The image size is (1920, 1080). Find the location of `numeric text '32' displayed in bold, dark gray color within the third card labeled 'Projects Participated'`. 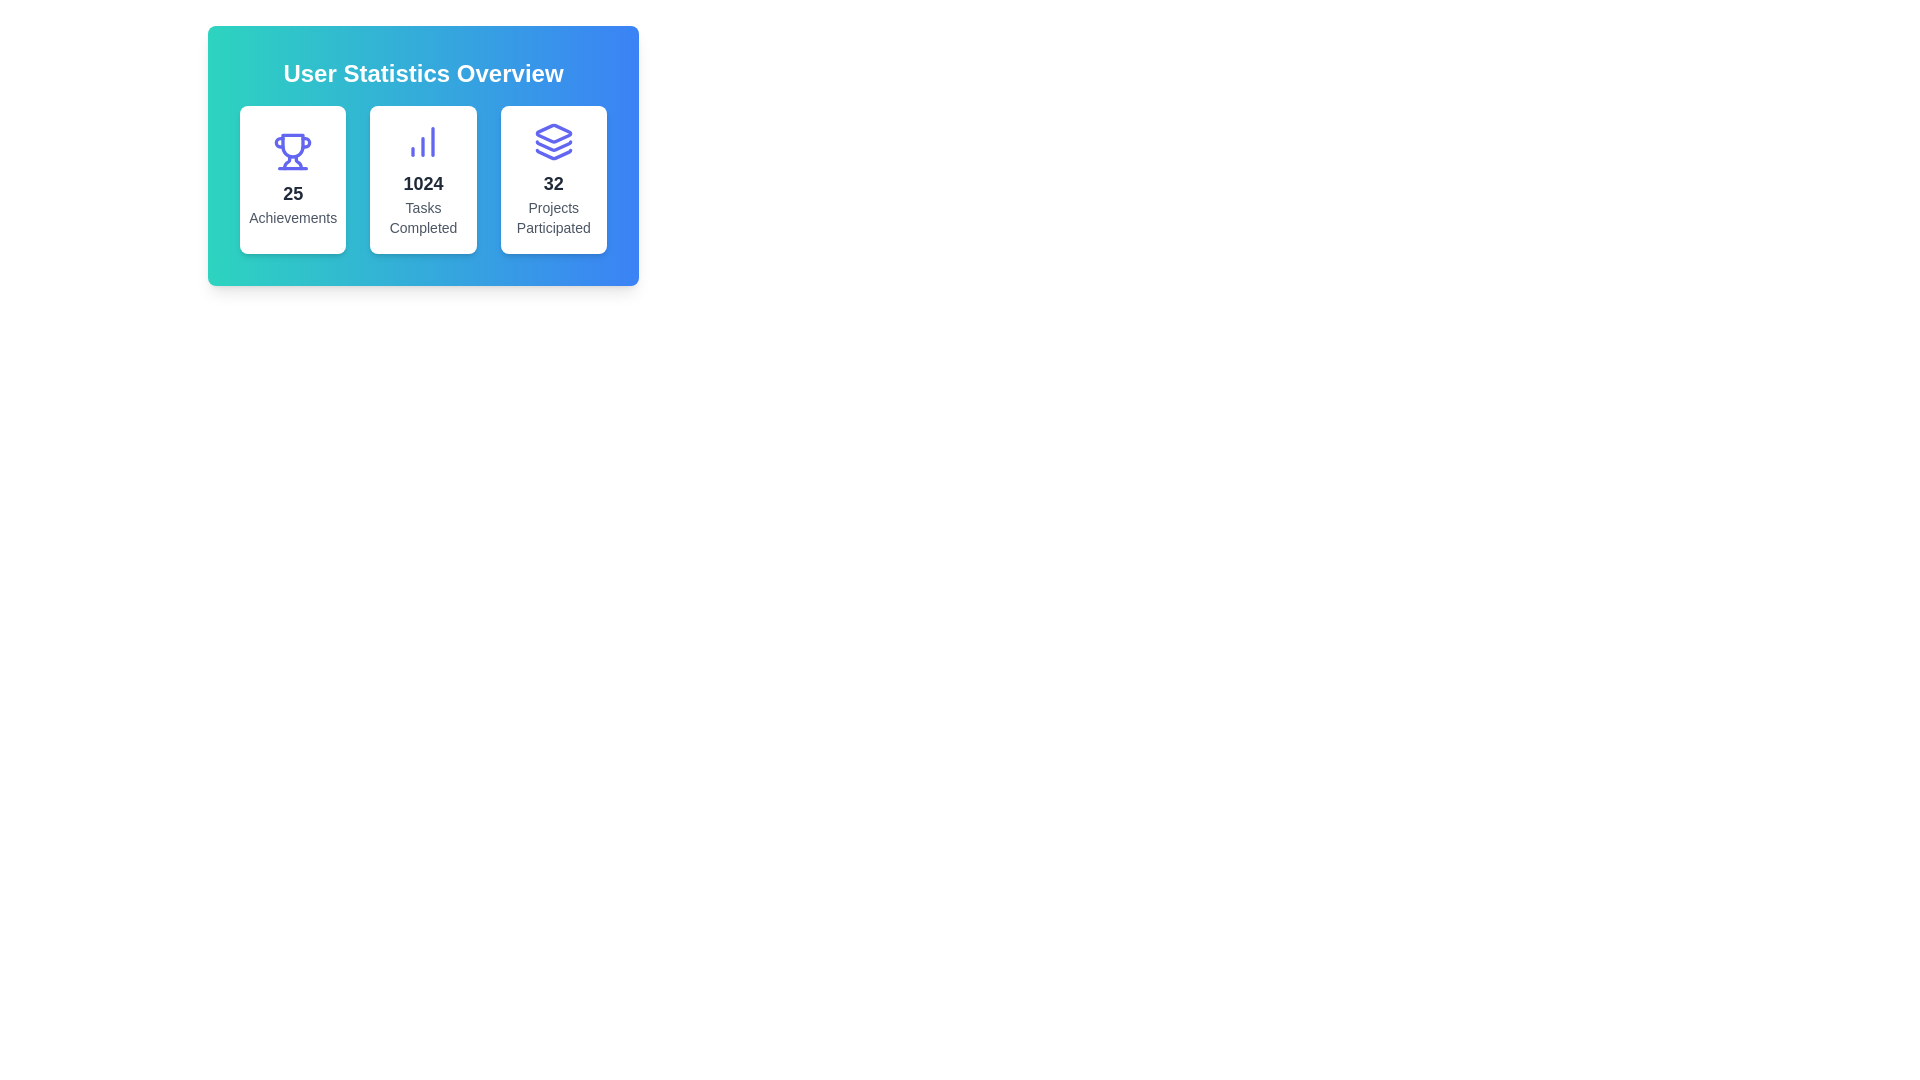

numeric text '32' displayed in bold, dark gray color within the third card labeled 'Projects Participated' is located at coordinates (553, 184).